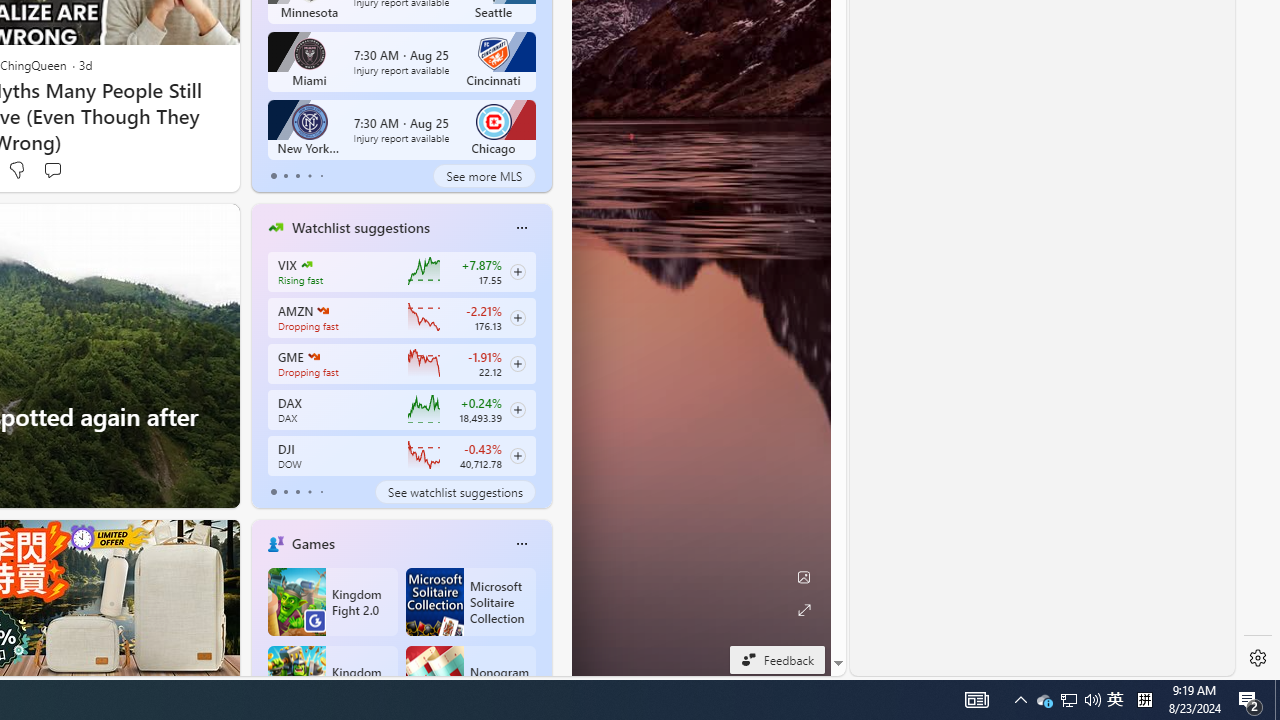 This screenshot has height=720, width=1280. Describe the element at coordinates (469, 600) in the screenshot. I see `'Microsoft Solitaire Collection'` at that location.